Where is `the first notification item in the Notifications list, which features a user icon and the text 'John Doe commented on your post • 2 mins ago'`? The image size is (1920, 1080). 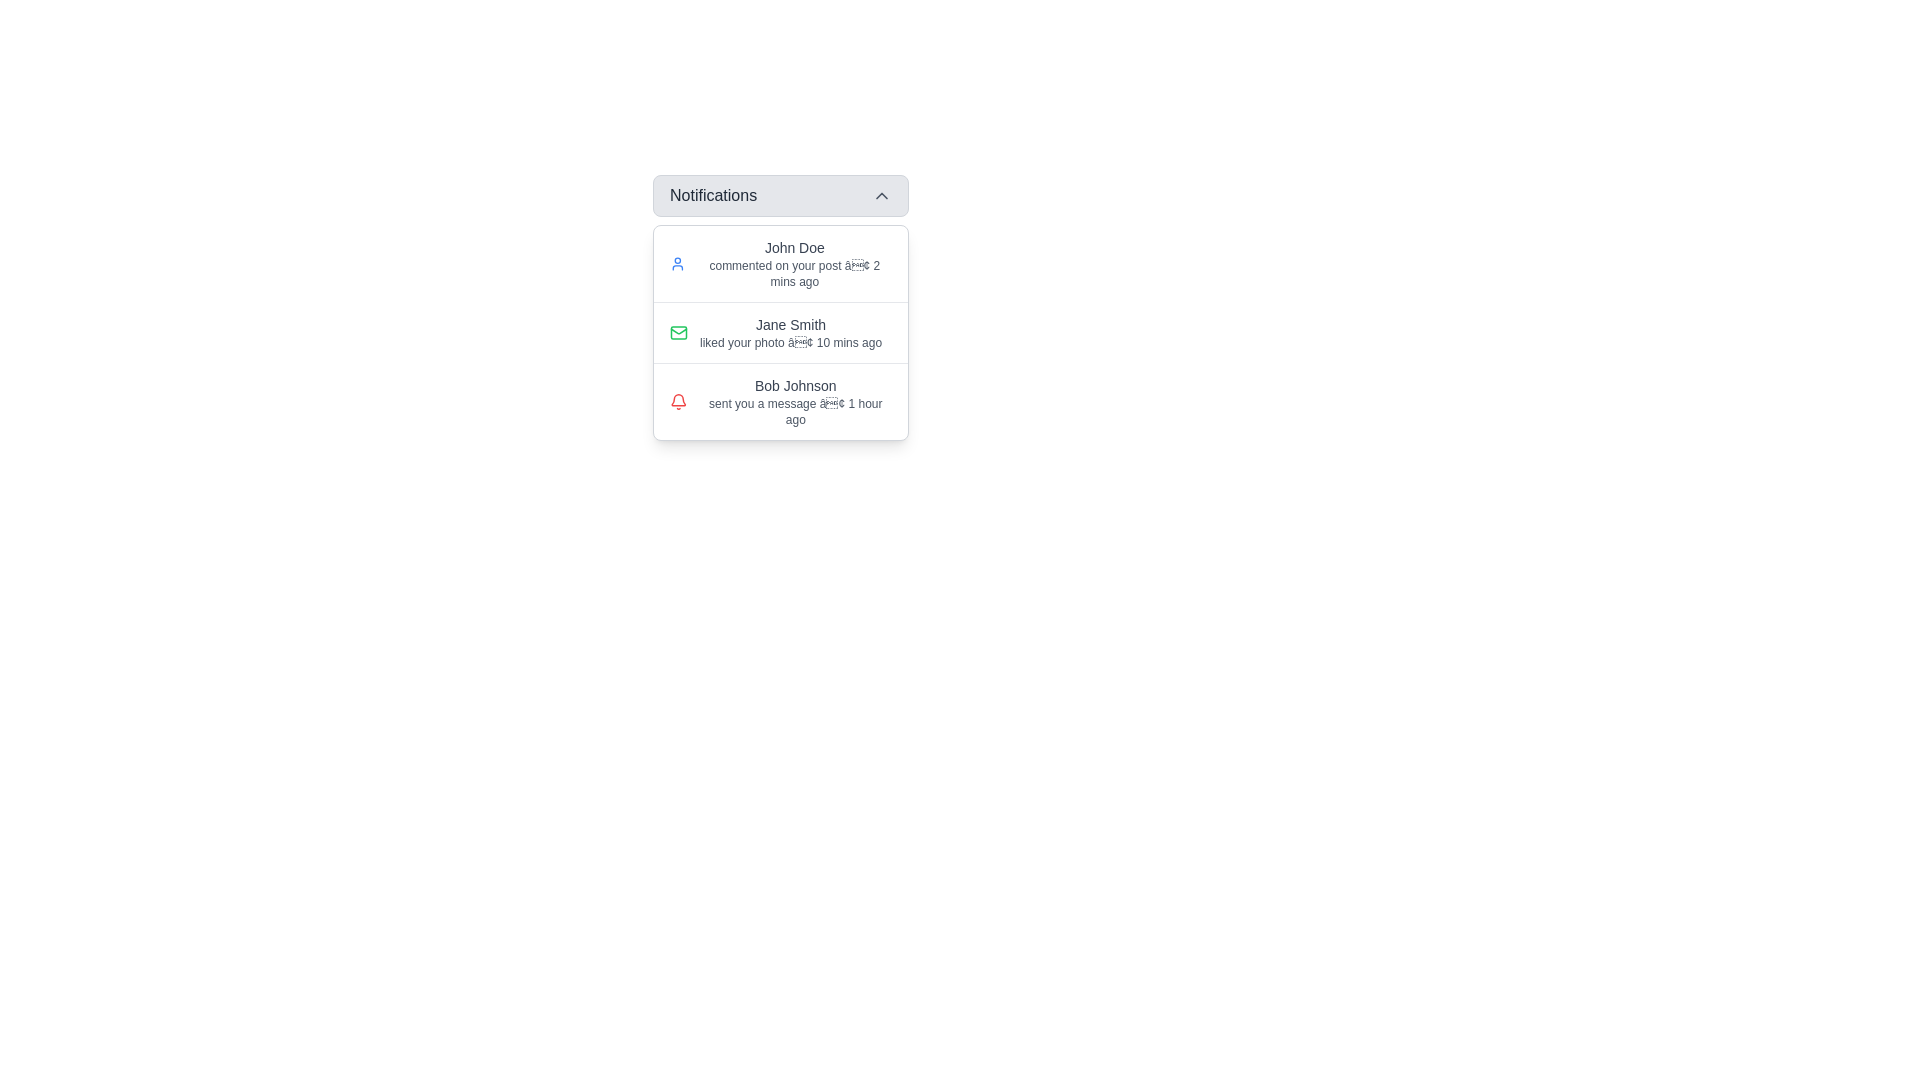
the first notification item in the Notifications list, which features a user icon and the text 'John Doe commented on your post • 2 mins ago' is located at coordinates (780, 262).